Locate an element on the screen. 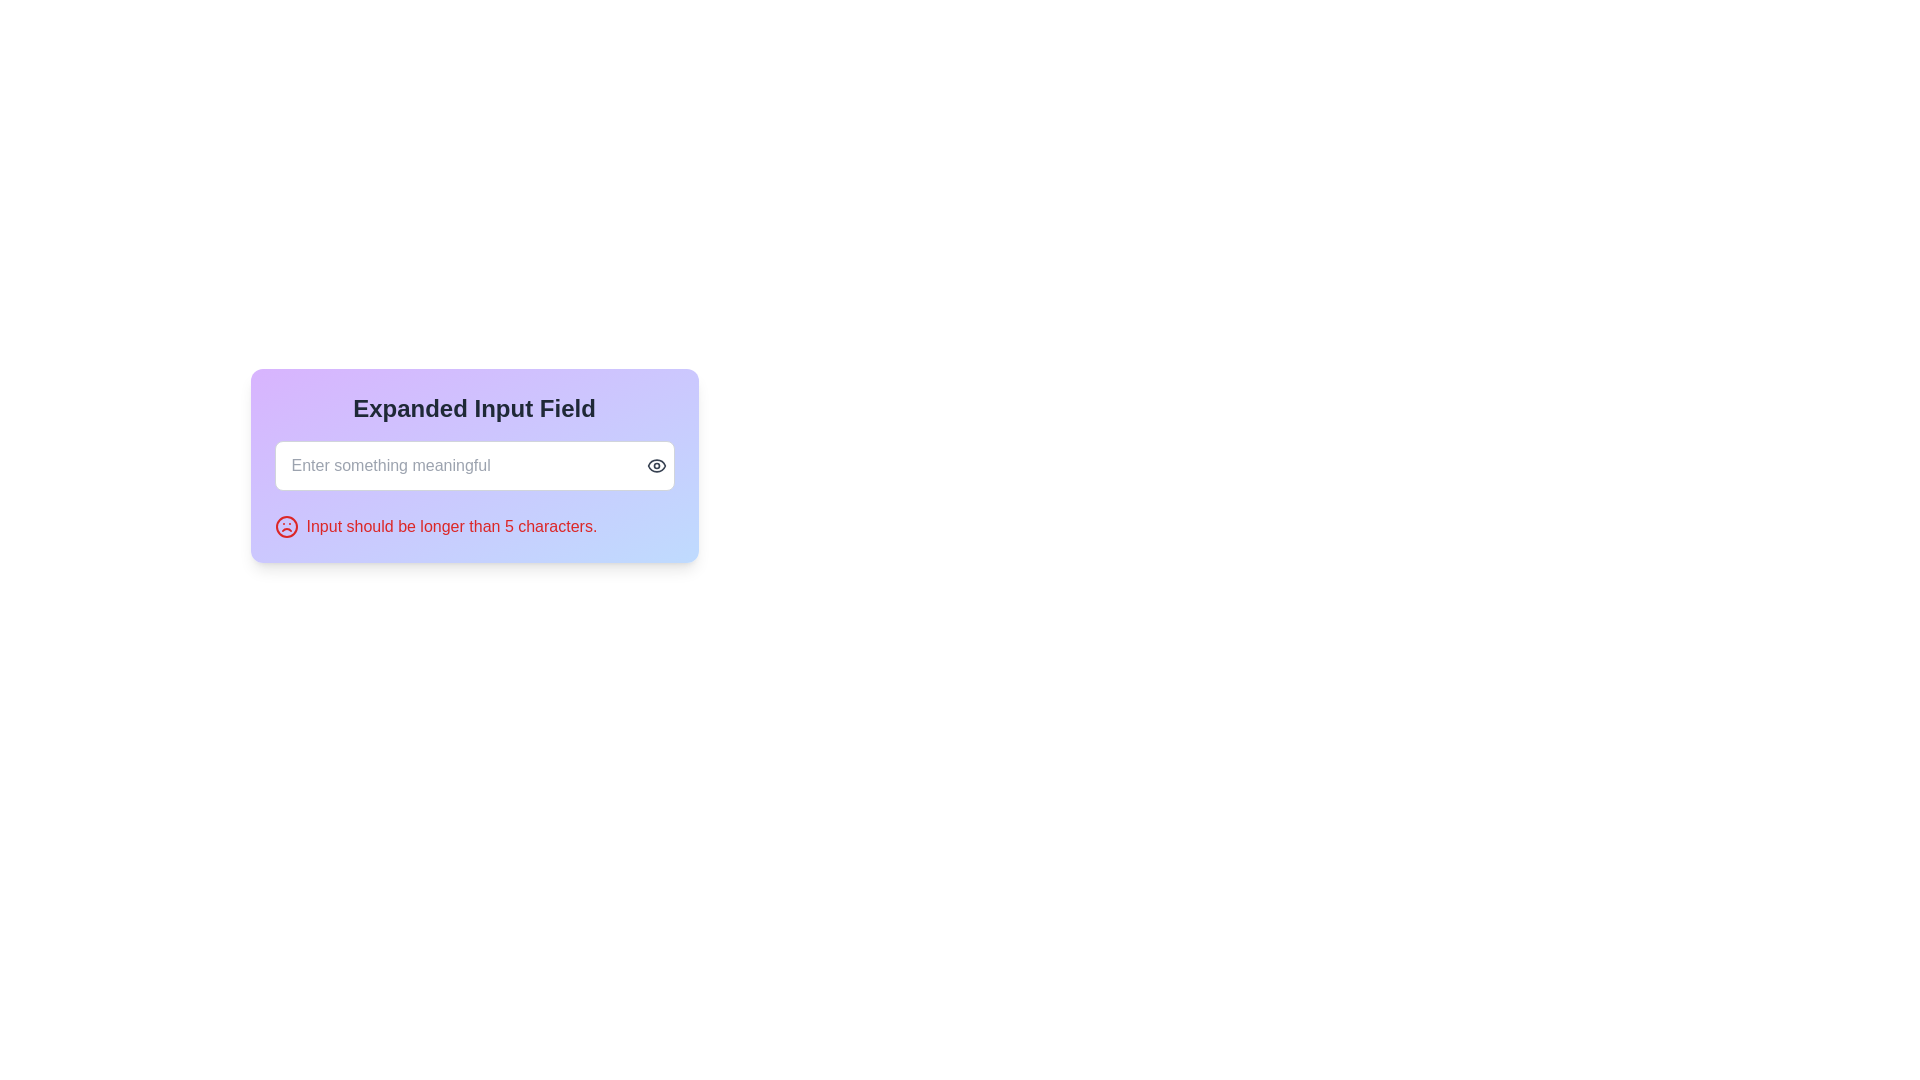 The width and height of the screenshot is (1920, 1080). the informative text element that provides validation feedback regarding the minimum character requirement for the input field above is located at coordinates (473, 526).